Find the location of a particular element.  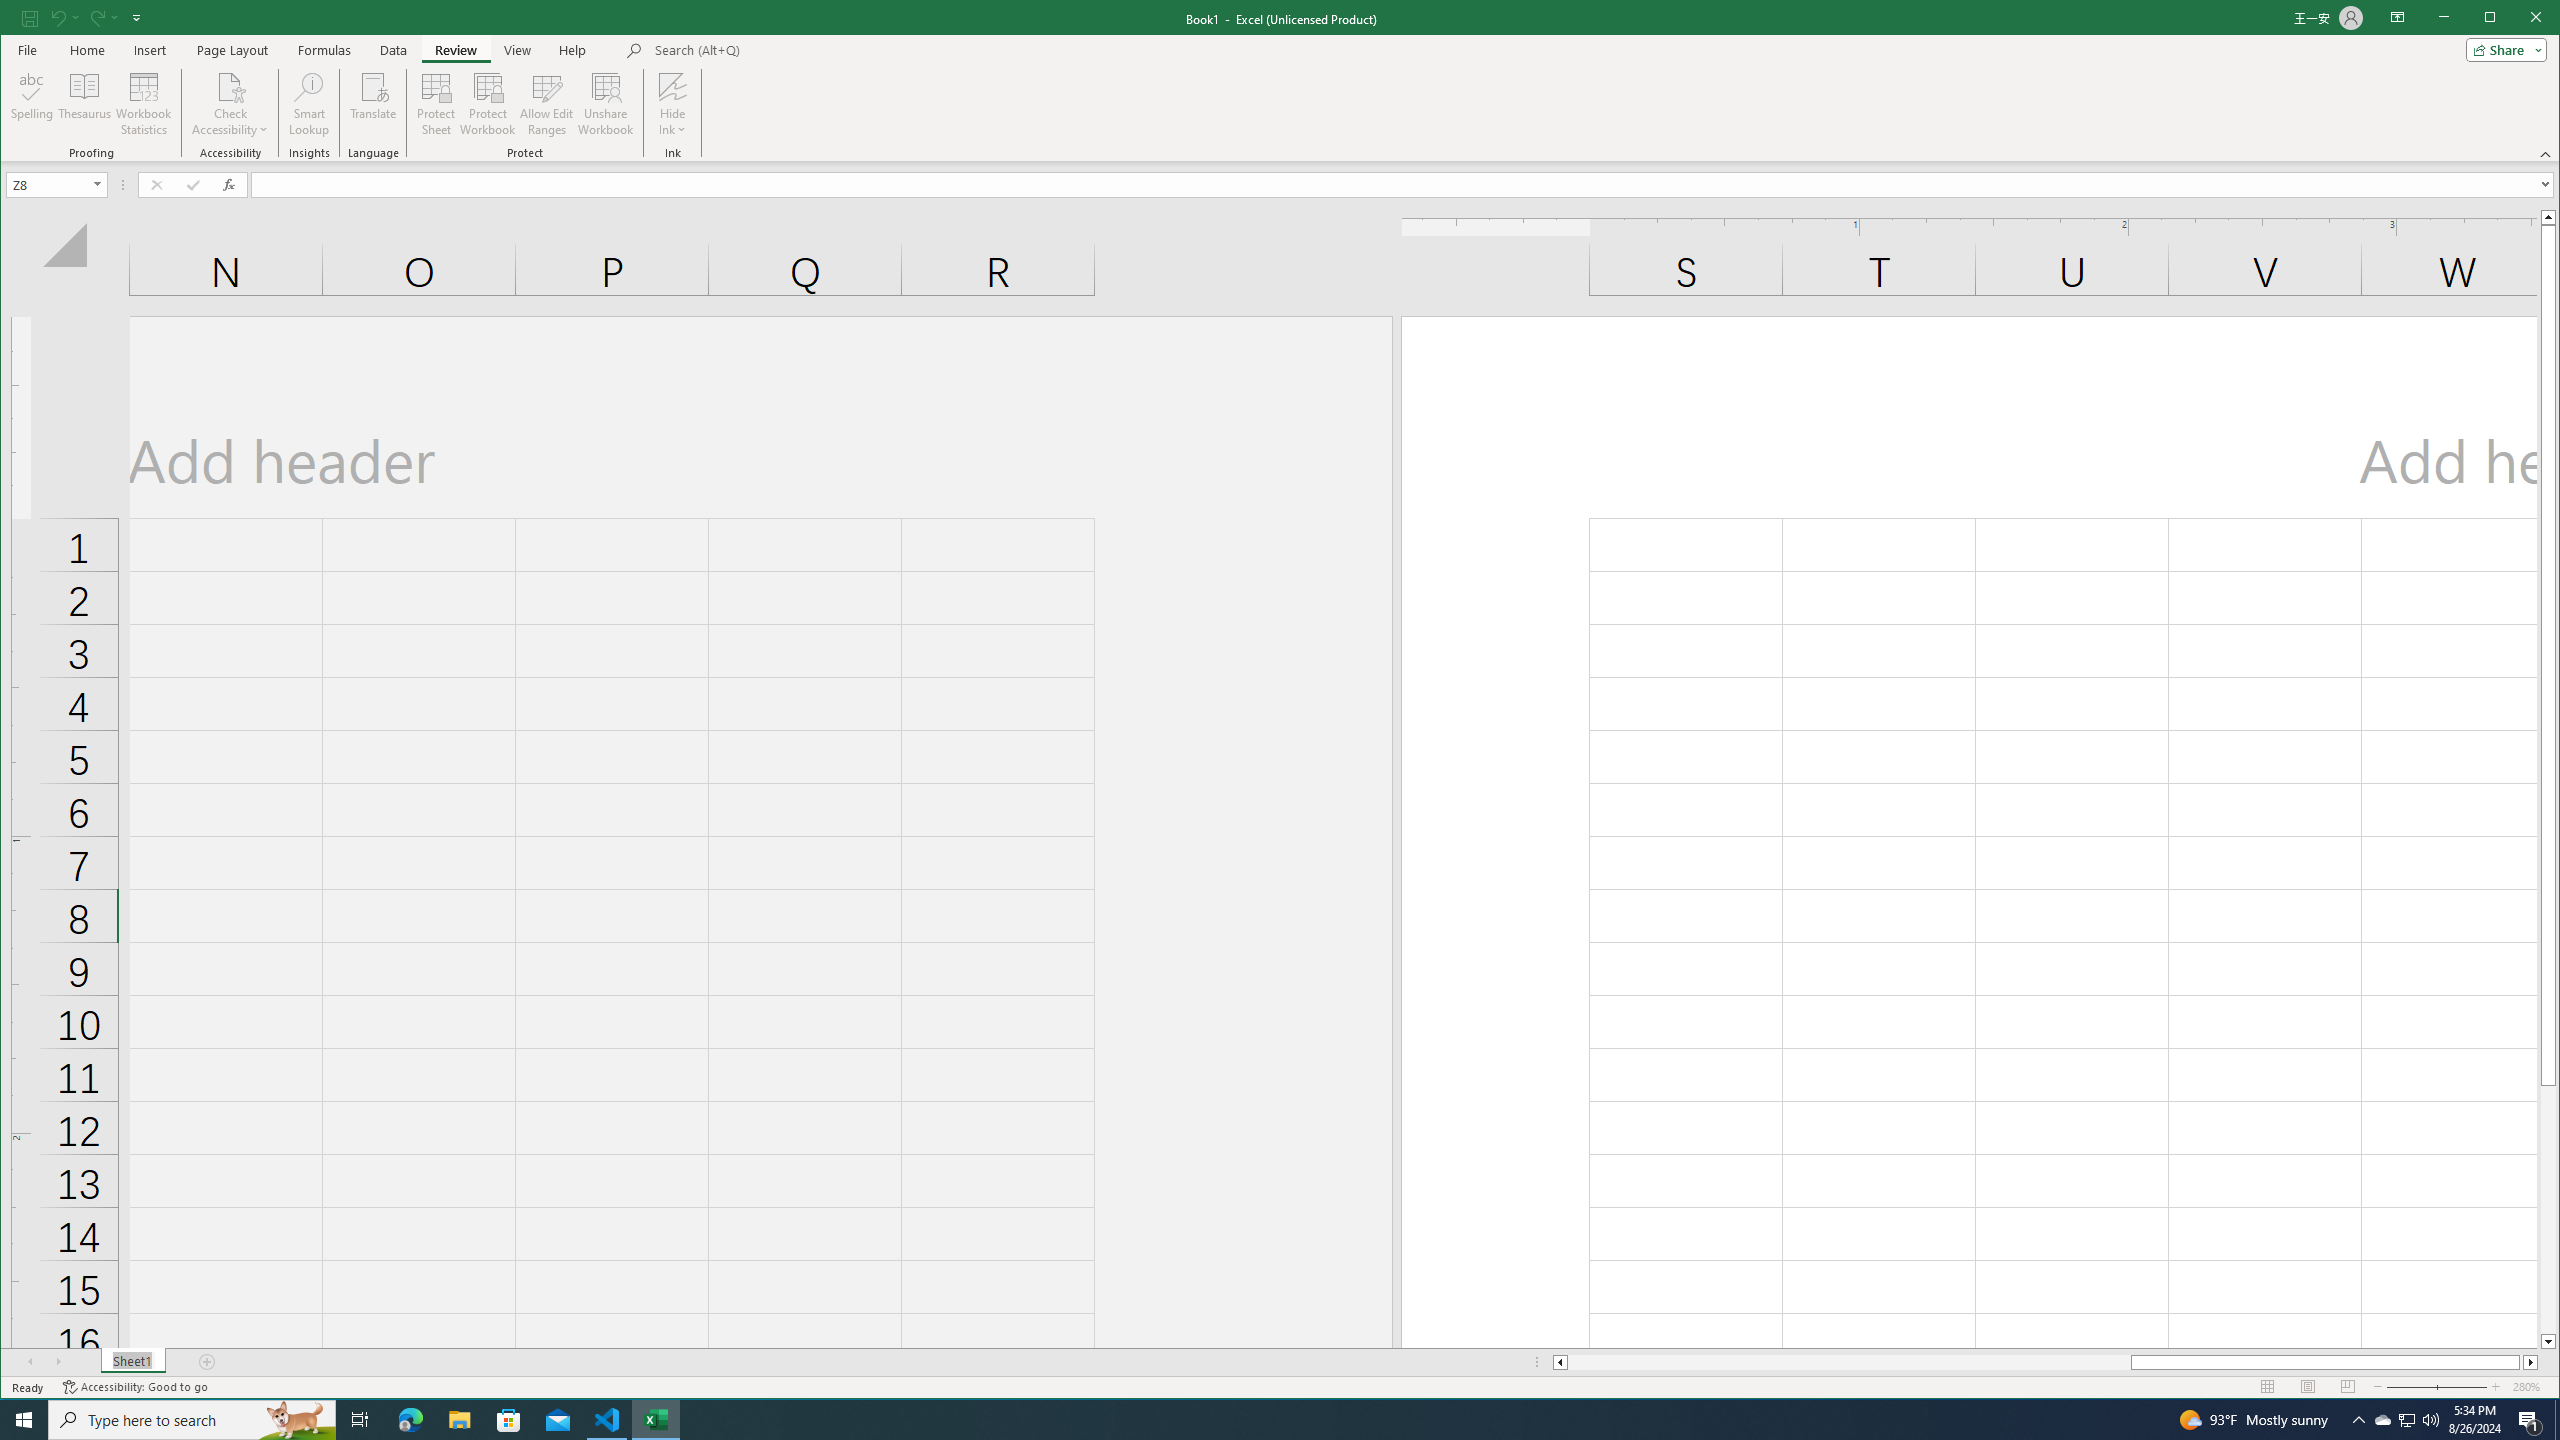

'Insert' is located at coordinates (150, 49).